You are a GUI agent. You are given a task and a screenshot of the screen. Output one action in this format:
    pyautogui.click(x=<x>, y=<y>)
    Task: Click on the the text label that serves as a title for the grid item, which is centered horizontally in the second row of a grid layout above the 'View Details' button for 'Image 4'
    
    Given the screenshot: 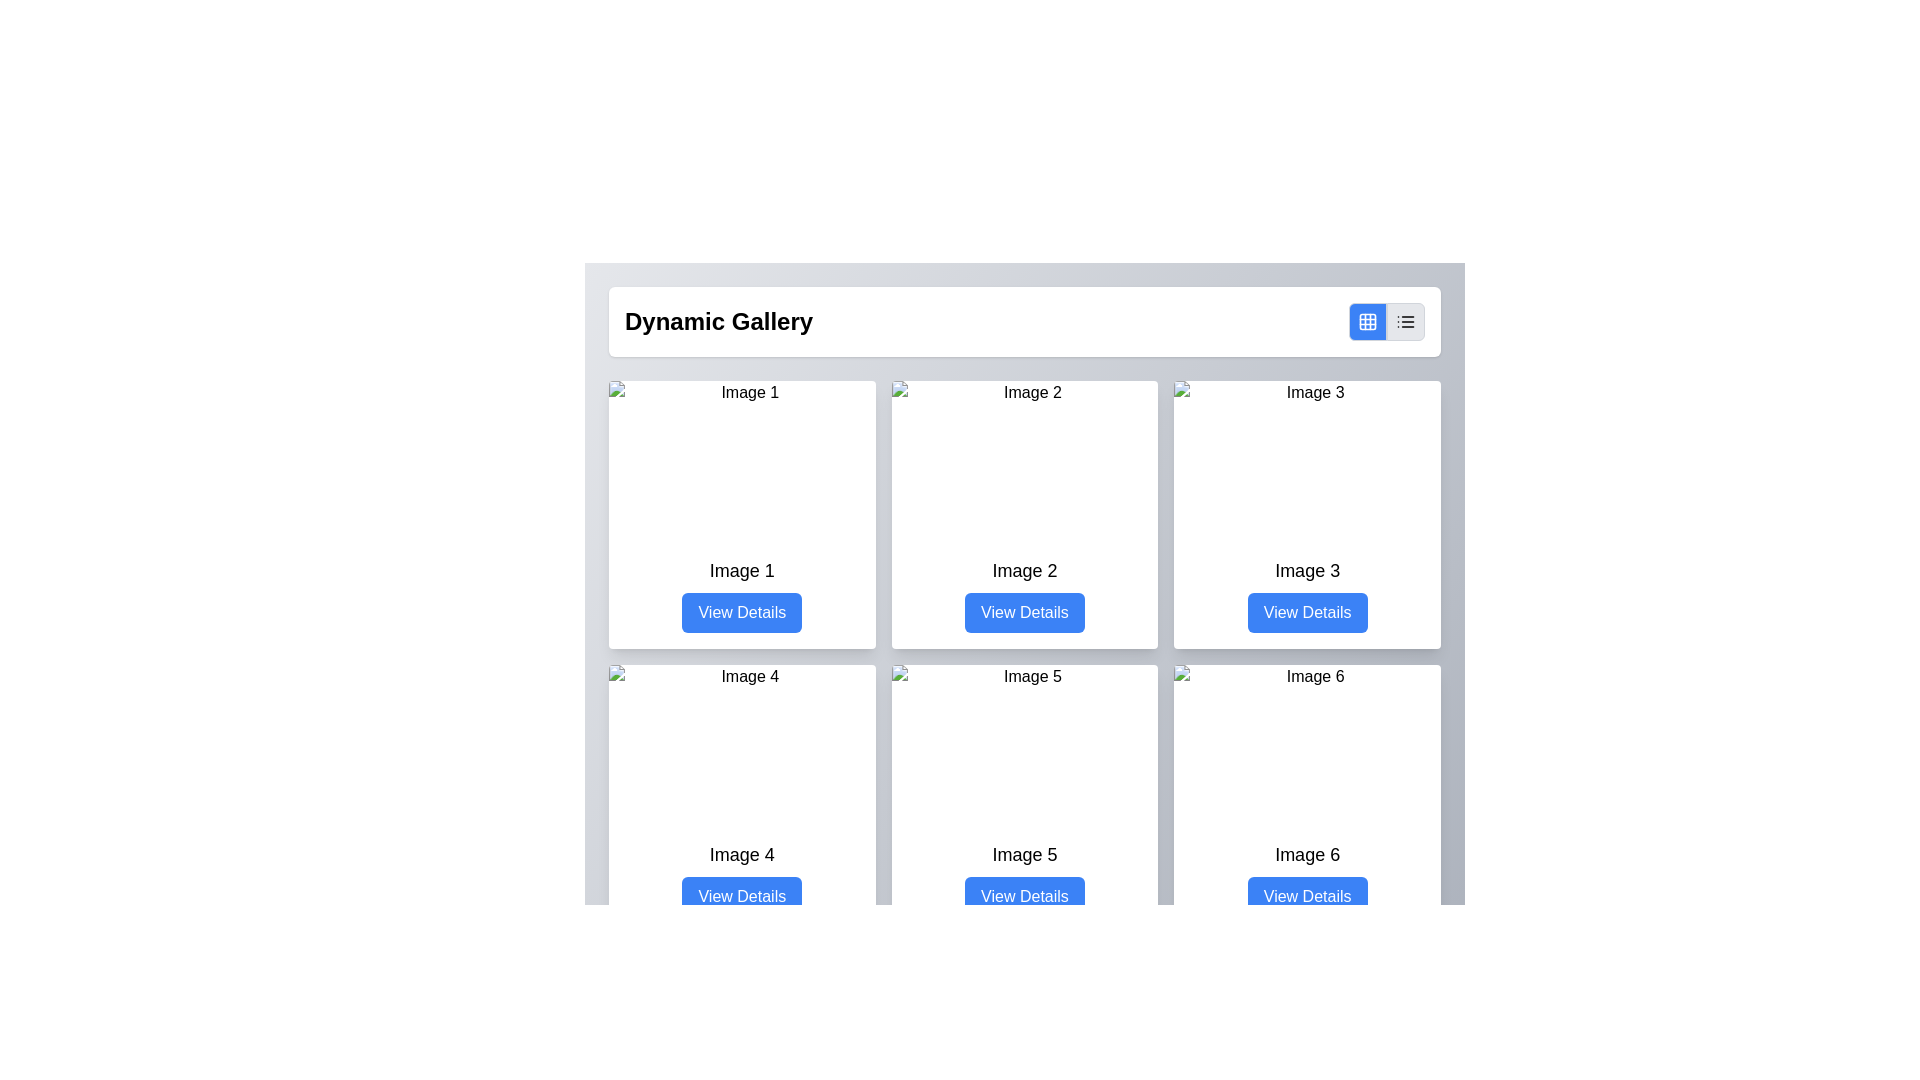 What is the action you would take?
    pyautogui.click(x=741, y=855)
    